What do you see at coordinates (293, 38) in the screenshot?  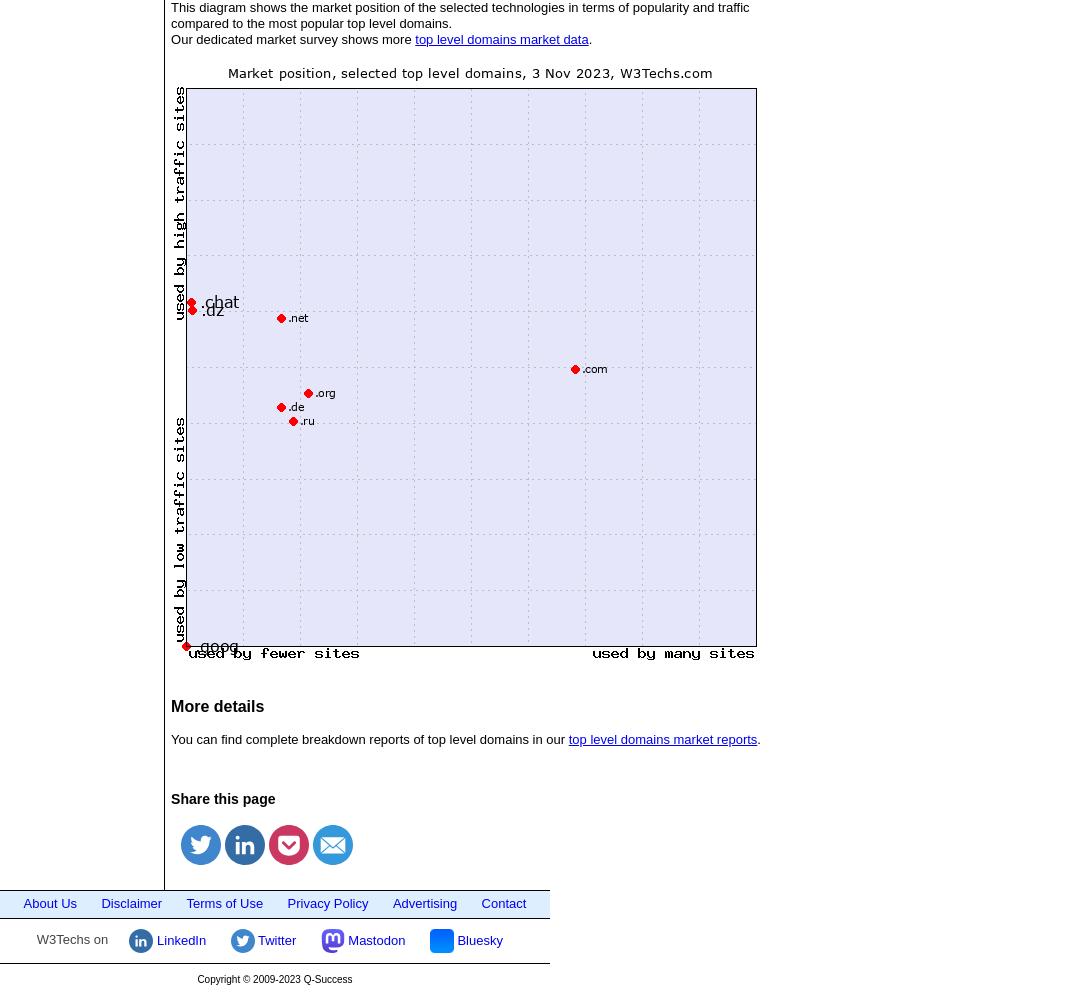 I see `'Our dedicated market survey shows more'` at bounding box center [293, 38].